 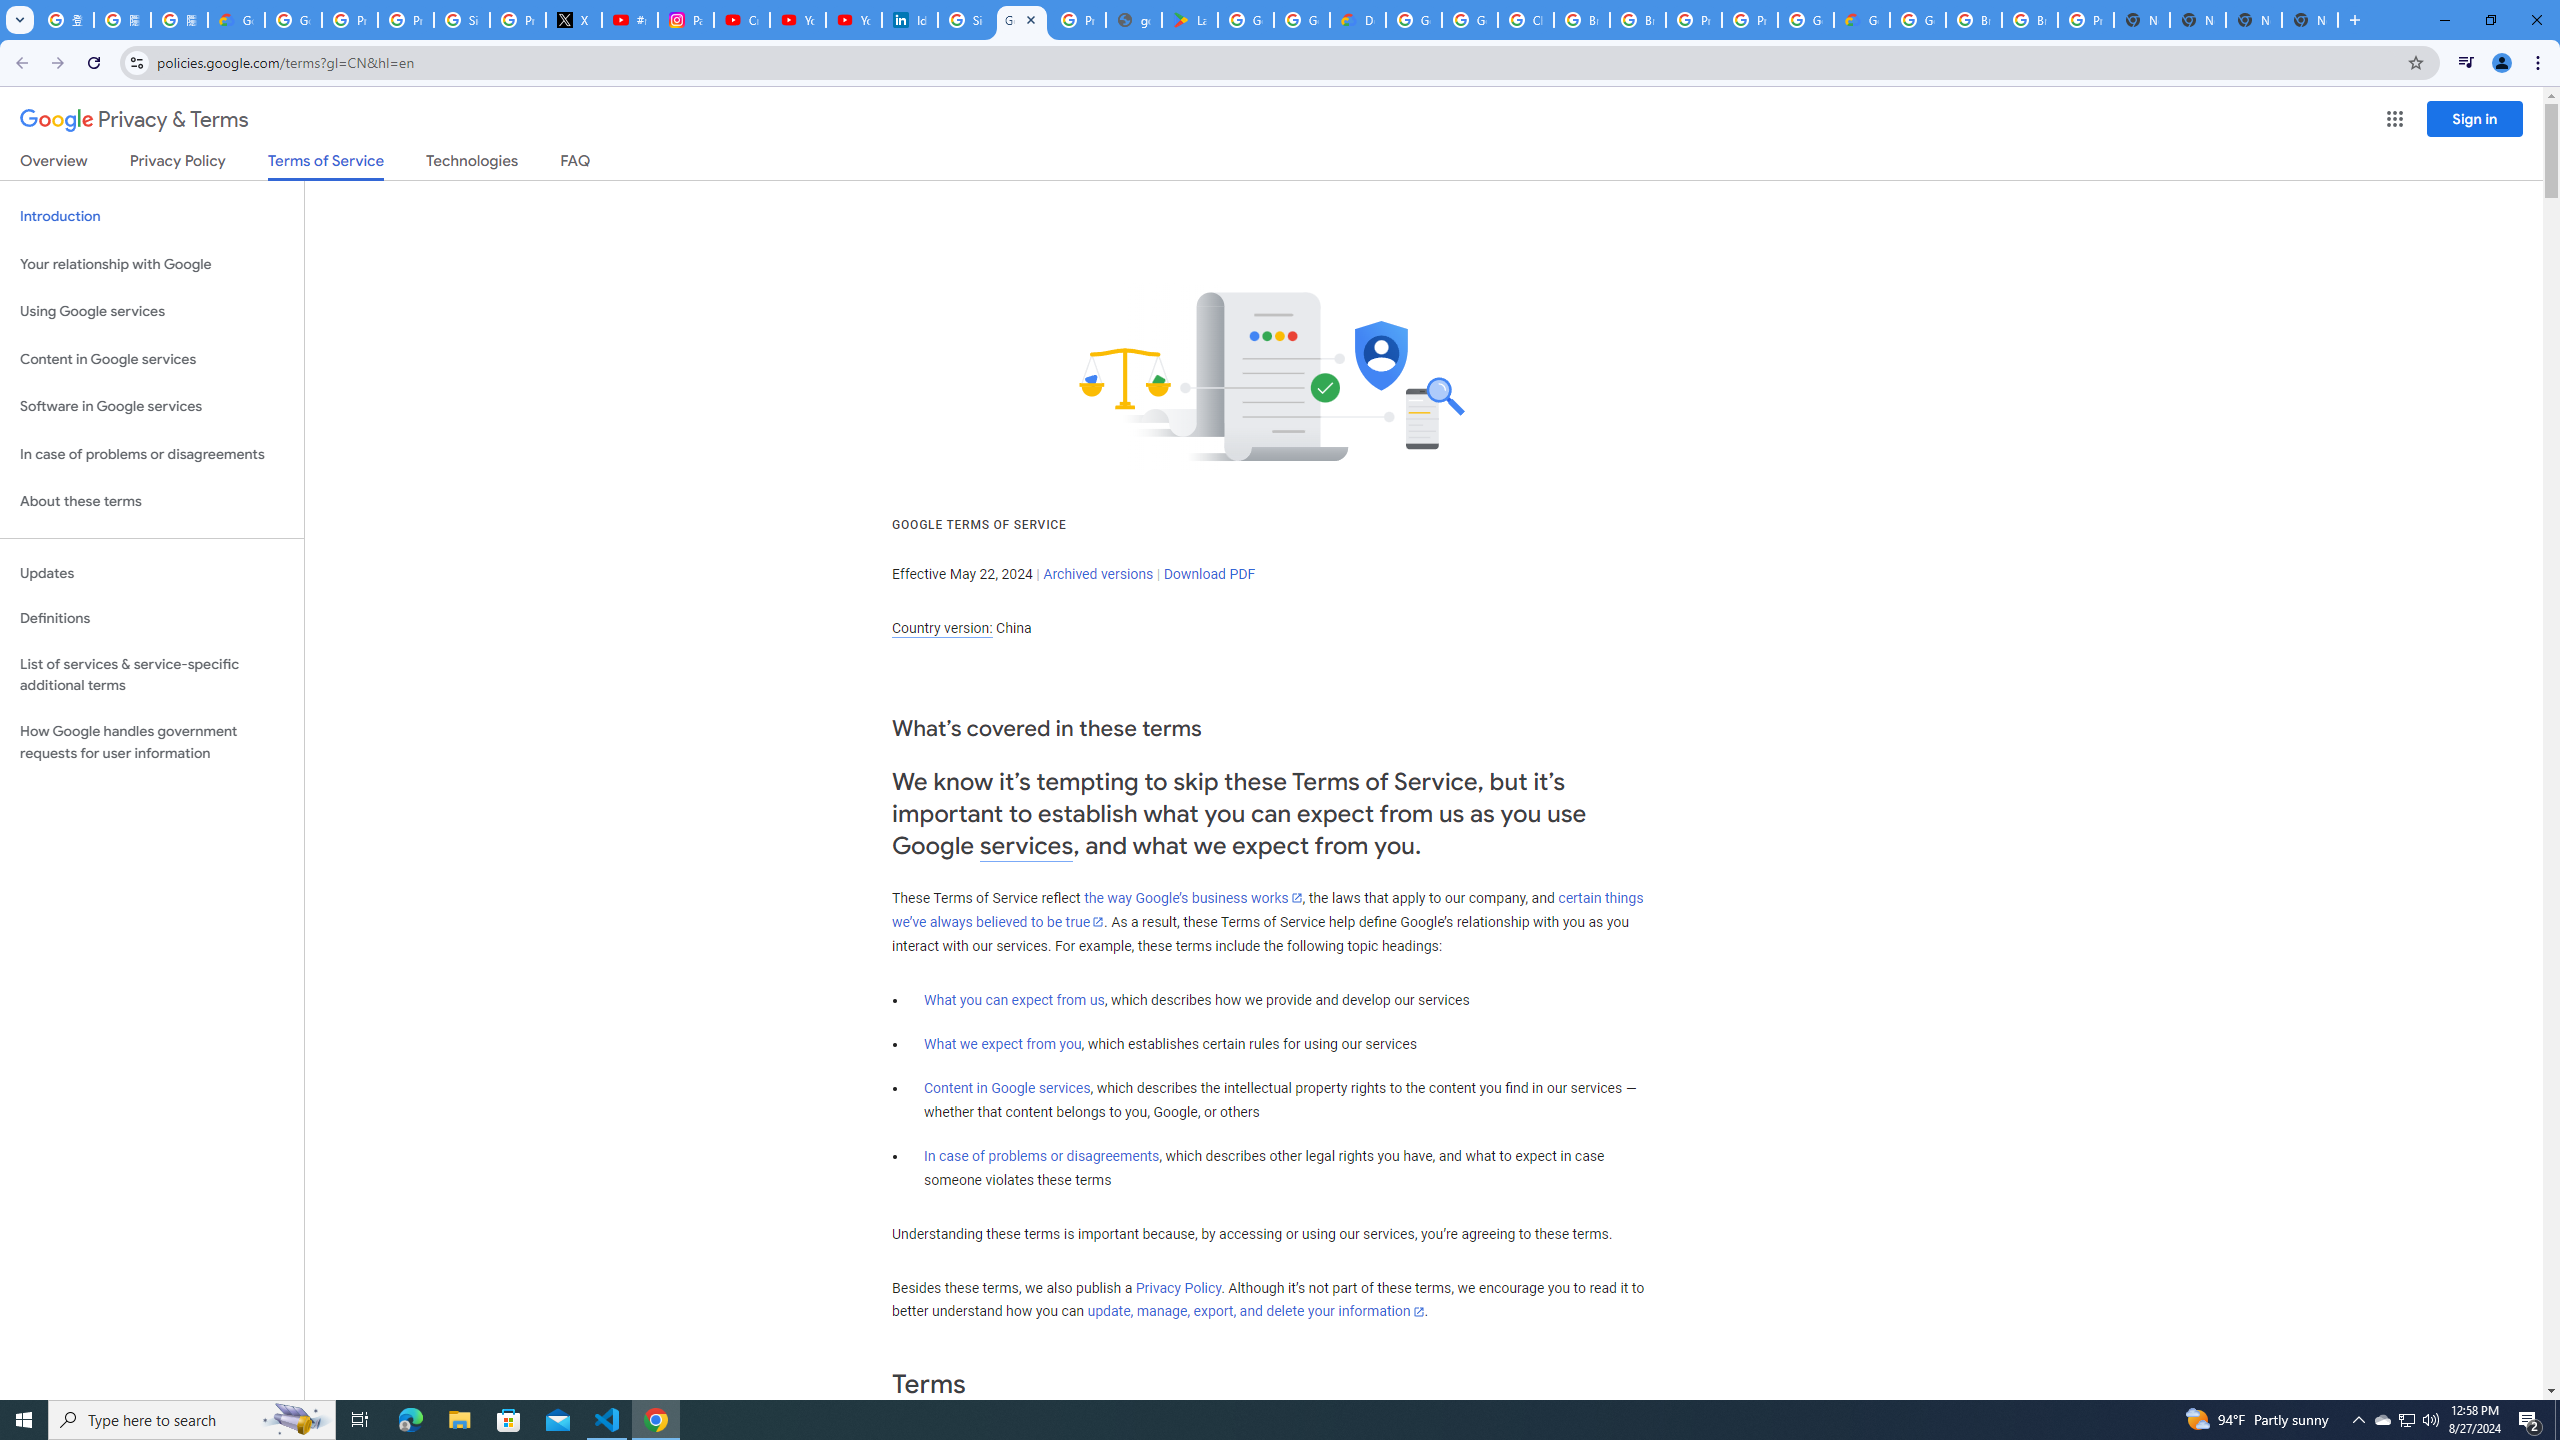 I want to click on 'What you can expect from us', so click(x=1015, y=999).